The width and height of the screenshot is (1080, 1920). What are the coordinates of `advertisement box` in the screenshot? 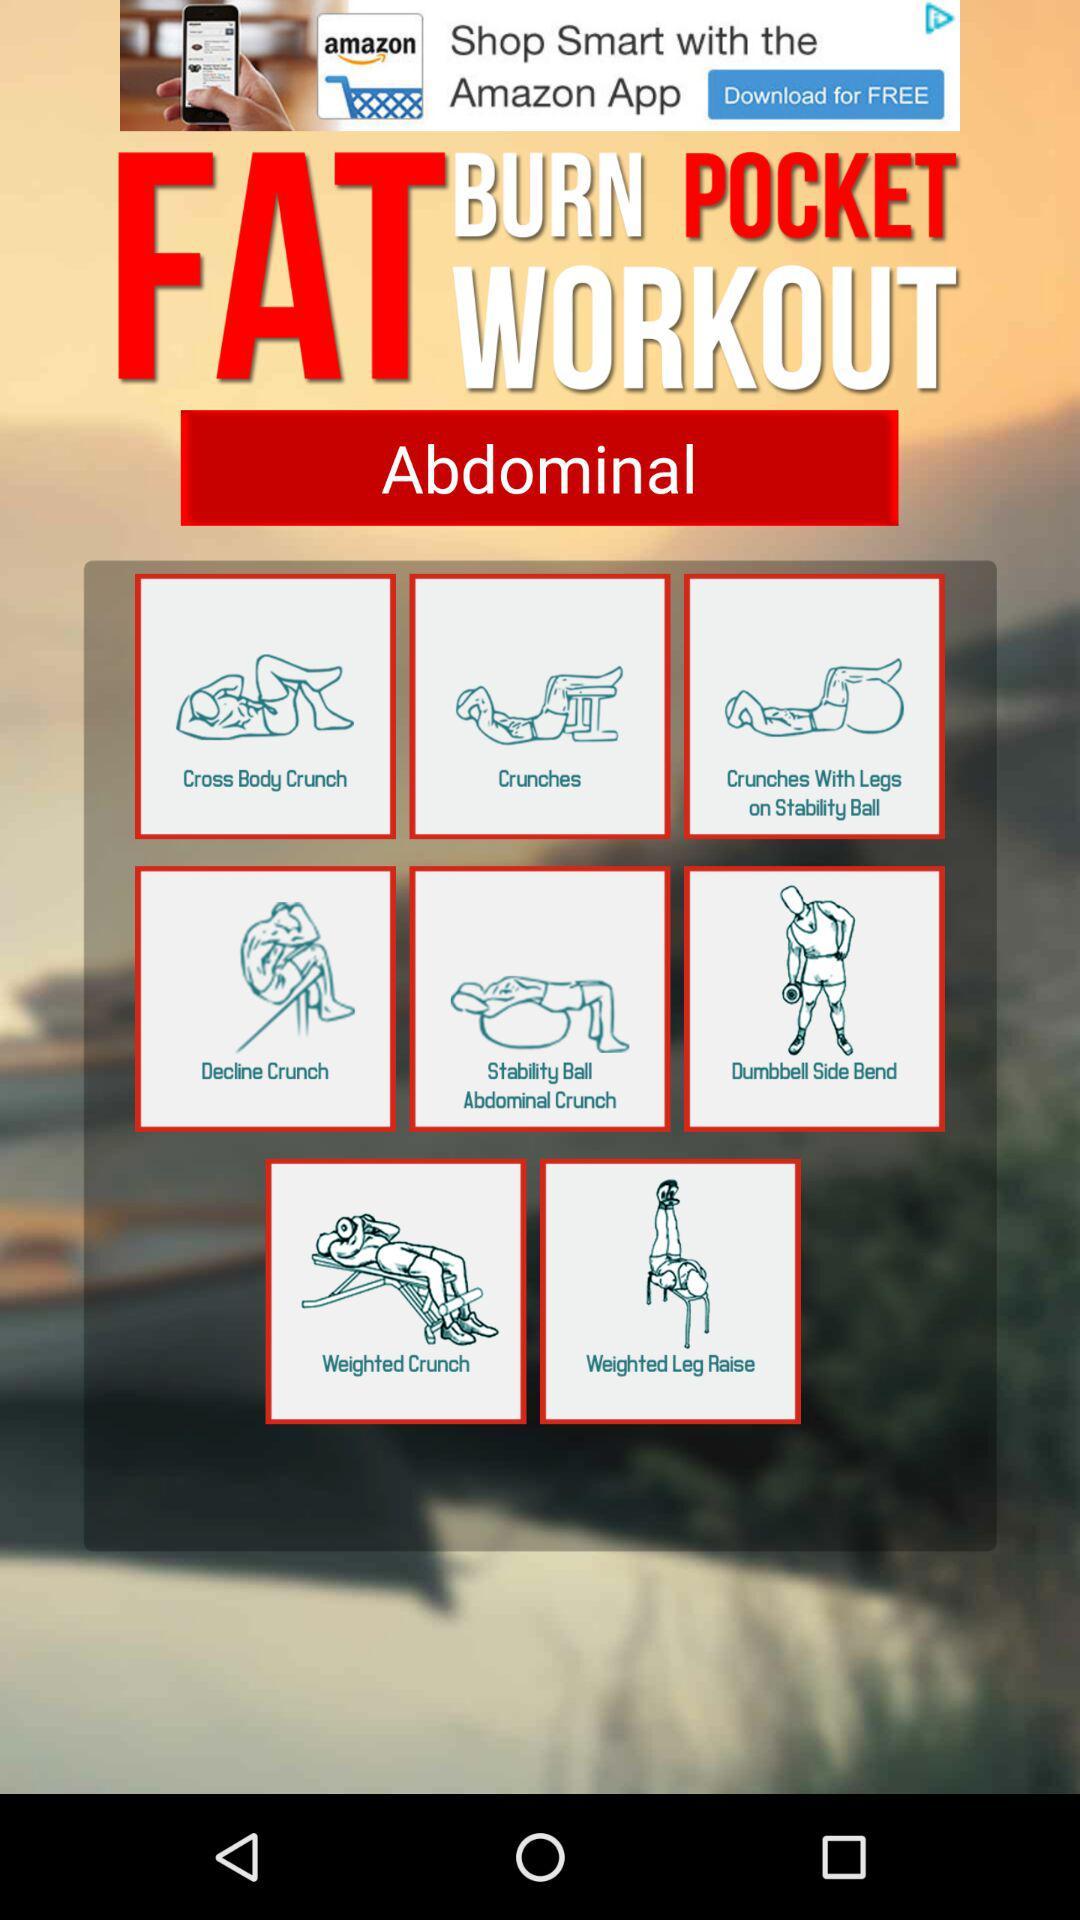 It's located at (540, 65).